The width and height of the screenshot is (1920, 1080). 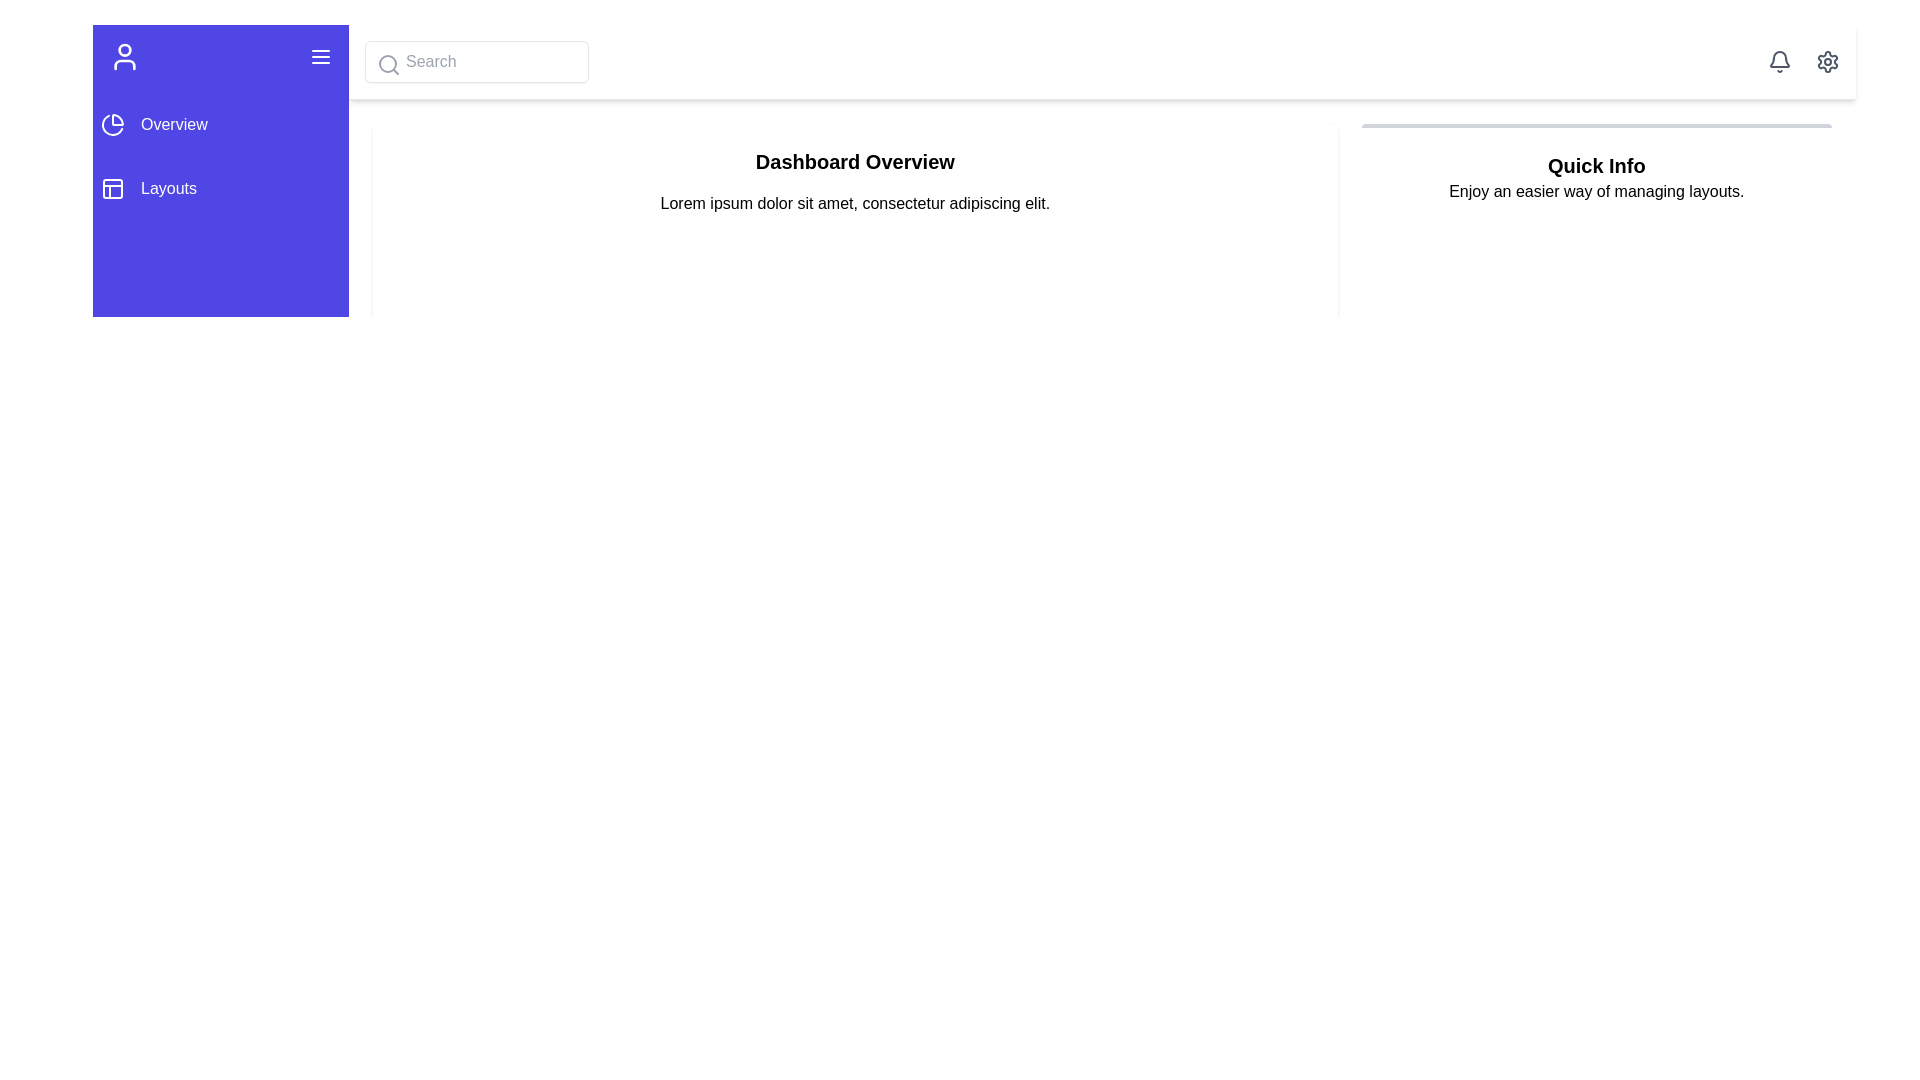 I want to click on the bell icon located at the top-right corner of the interface, so click(x=1780, y=60).